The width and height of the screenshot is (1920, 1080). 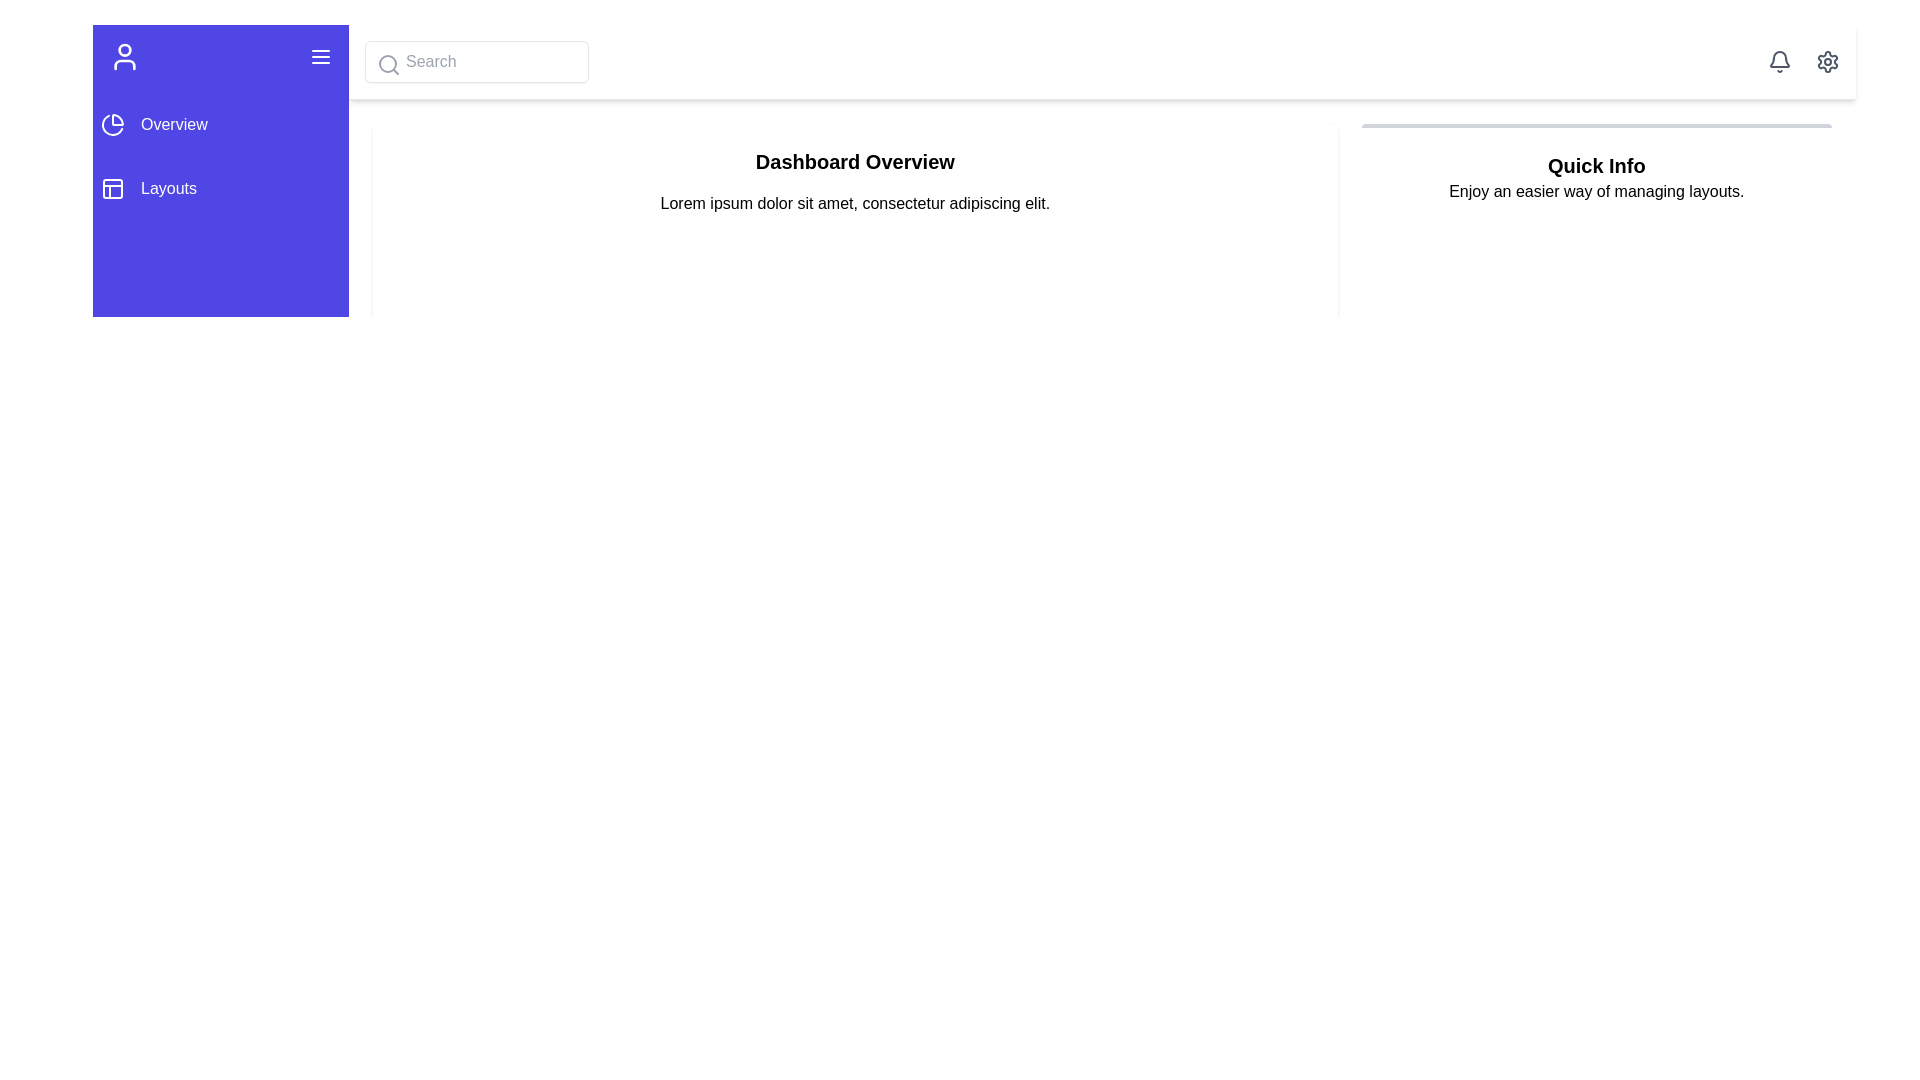 I want to click on the bell icon located at the top-right corner of the interface, so click(x=1780, y=60).